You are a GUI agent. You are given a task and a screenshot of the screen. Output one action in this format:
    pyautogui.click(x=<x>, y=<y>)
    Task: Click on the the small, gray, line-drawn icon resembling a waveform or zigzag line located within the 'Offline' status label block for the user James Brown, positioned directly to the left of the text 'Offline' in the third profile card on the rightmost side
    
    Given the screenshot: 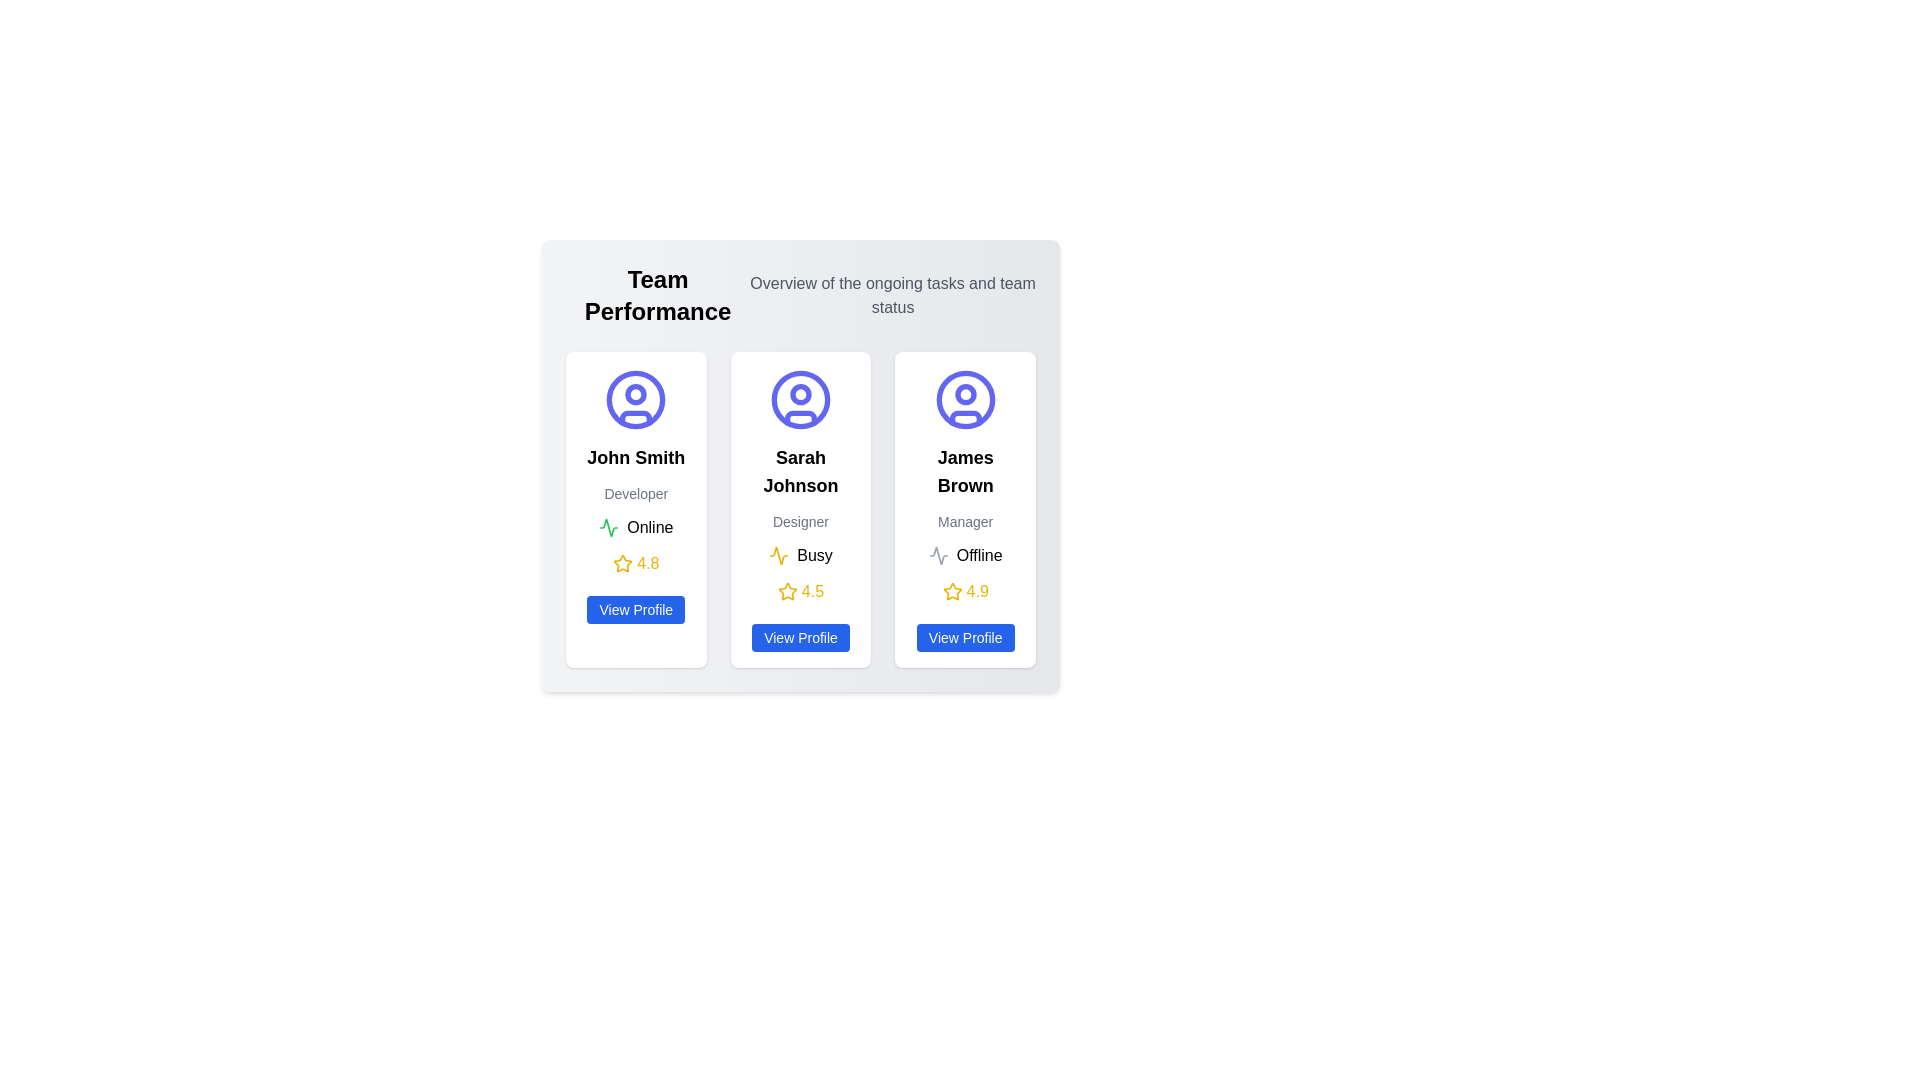 What is the action you would take?
    pyautogui.click(x=937, y=555)
    